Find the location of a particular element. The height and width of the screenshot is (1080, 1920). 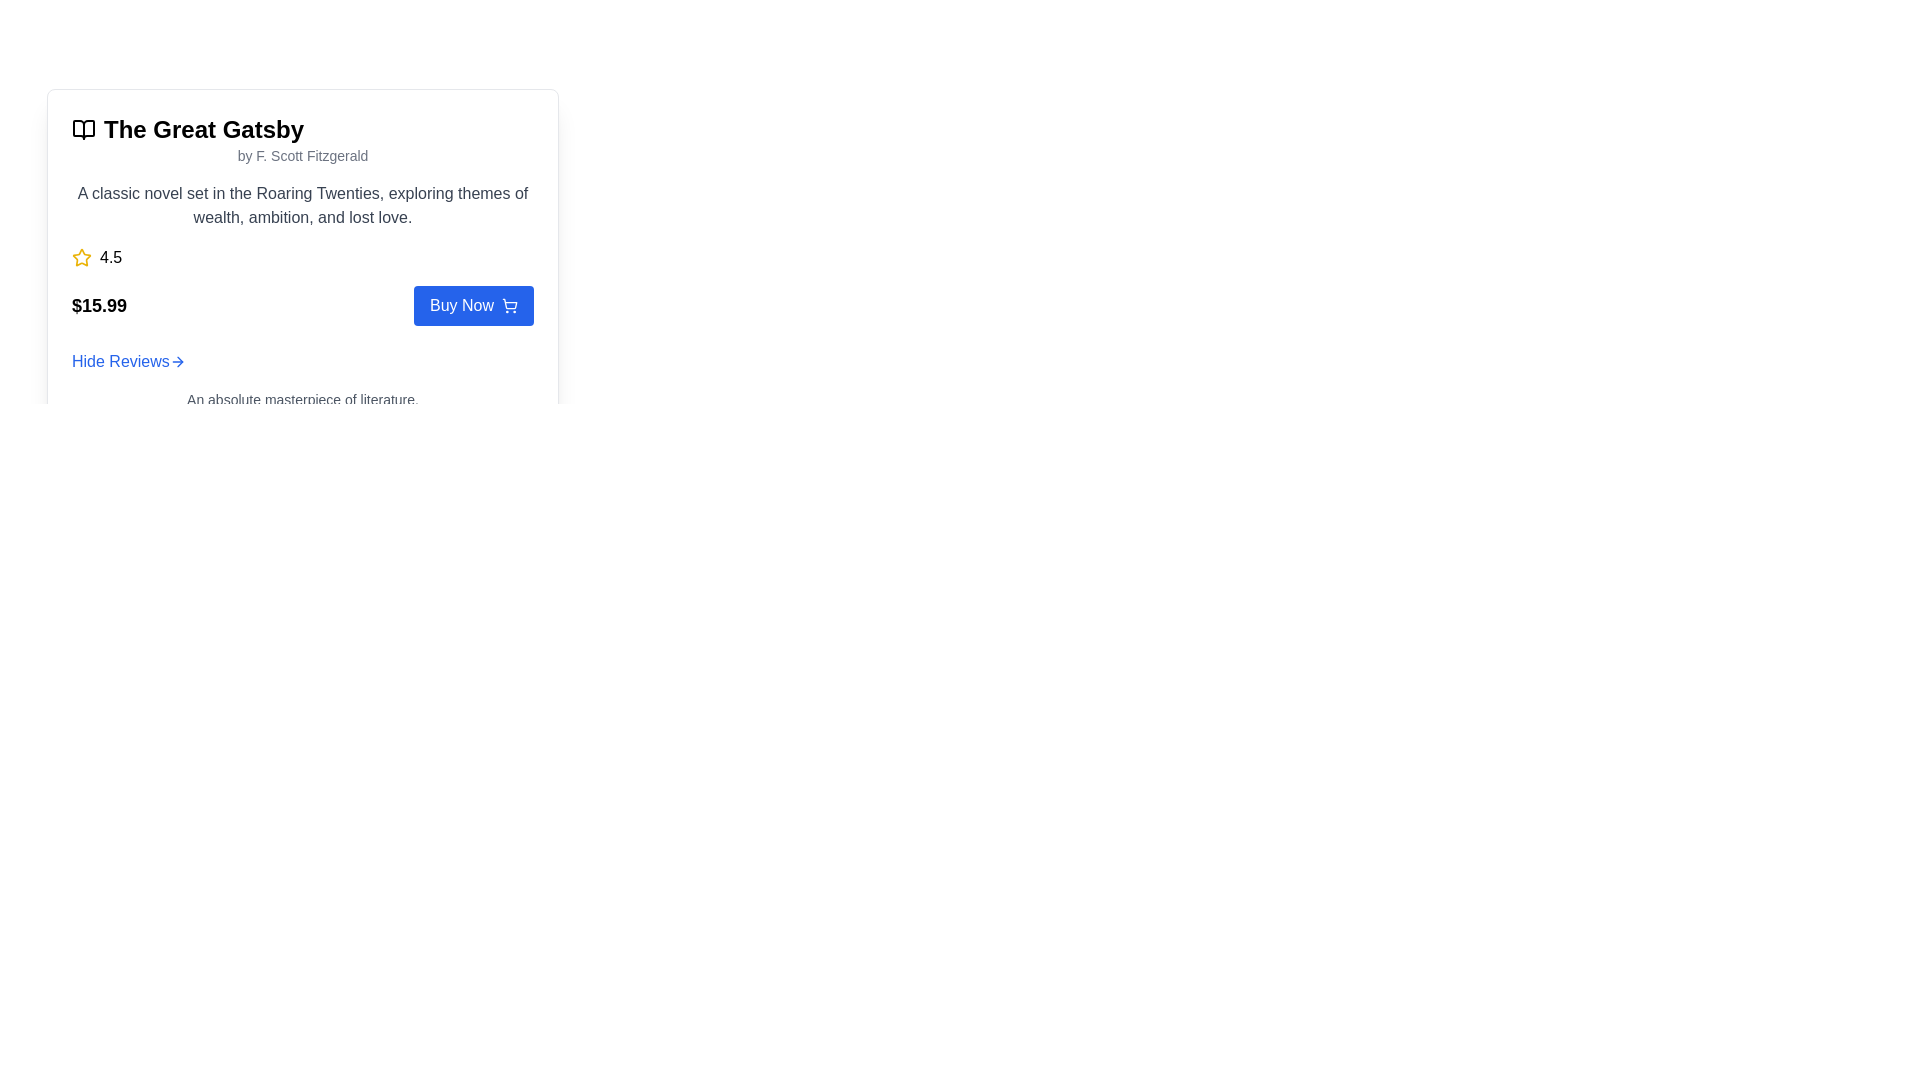

the chevron arrow icon to the right, which indicates a forward navigation action is located at coordinates (180, 362).